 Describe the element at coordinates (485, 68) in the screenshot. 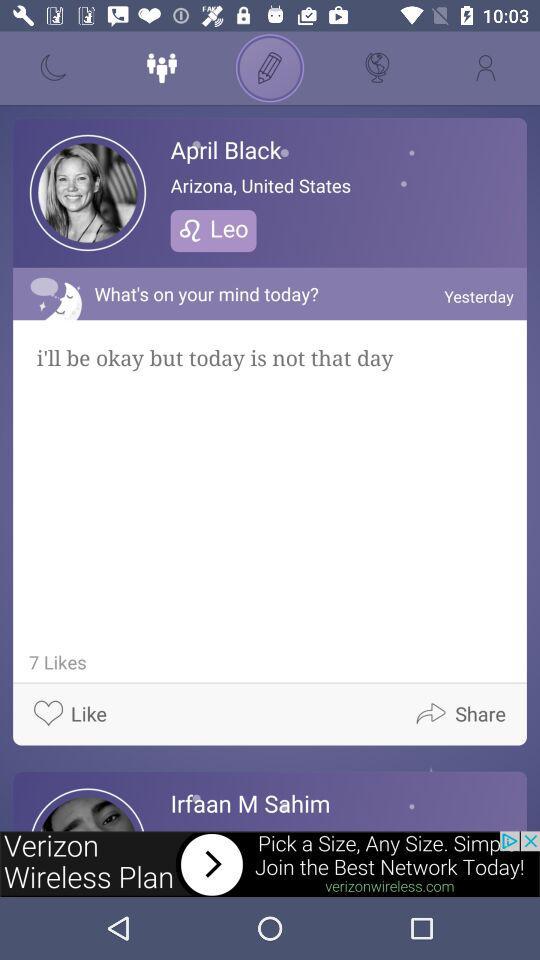

I see `on profile icon` at that location.